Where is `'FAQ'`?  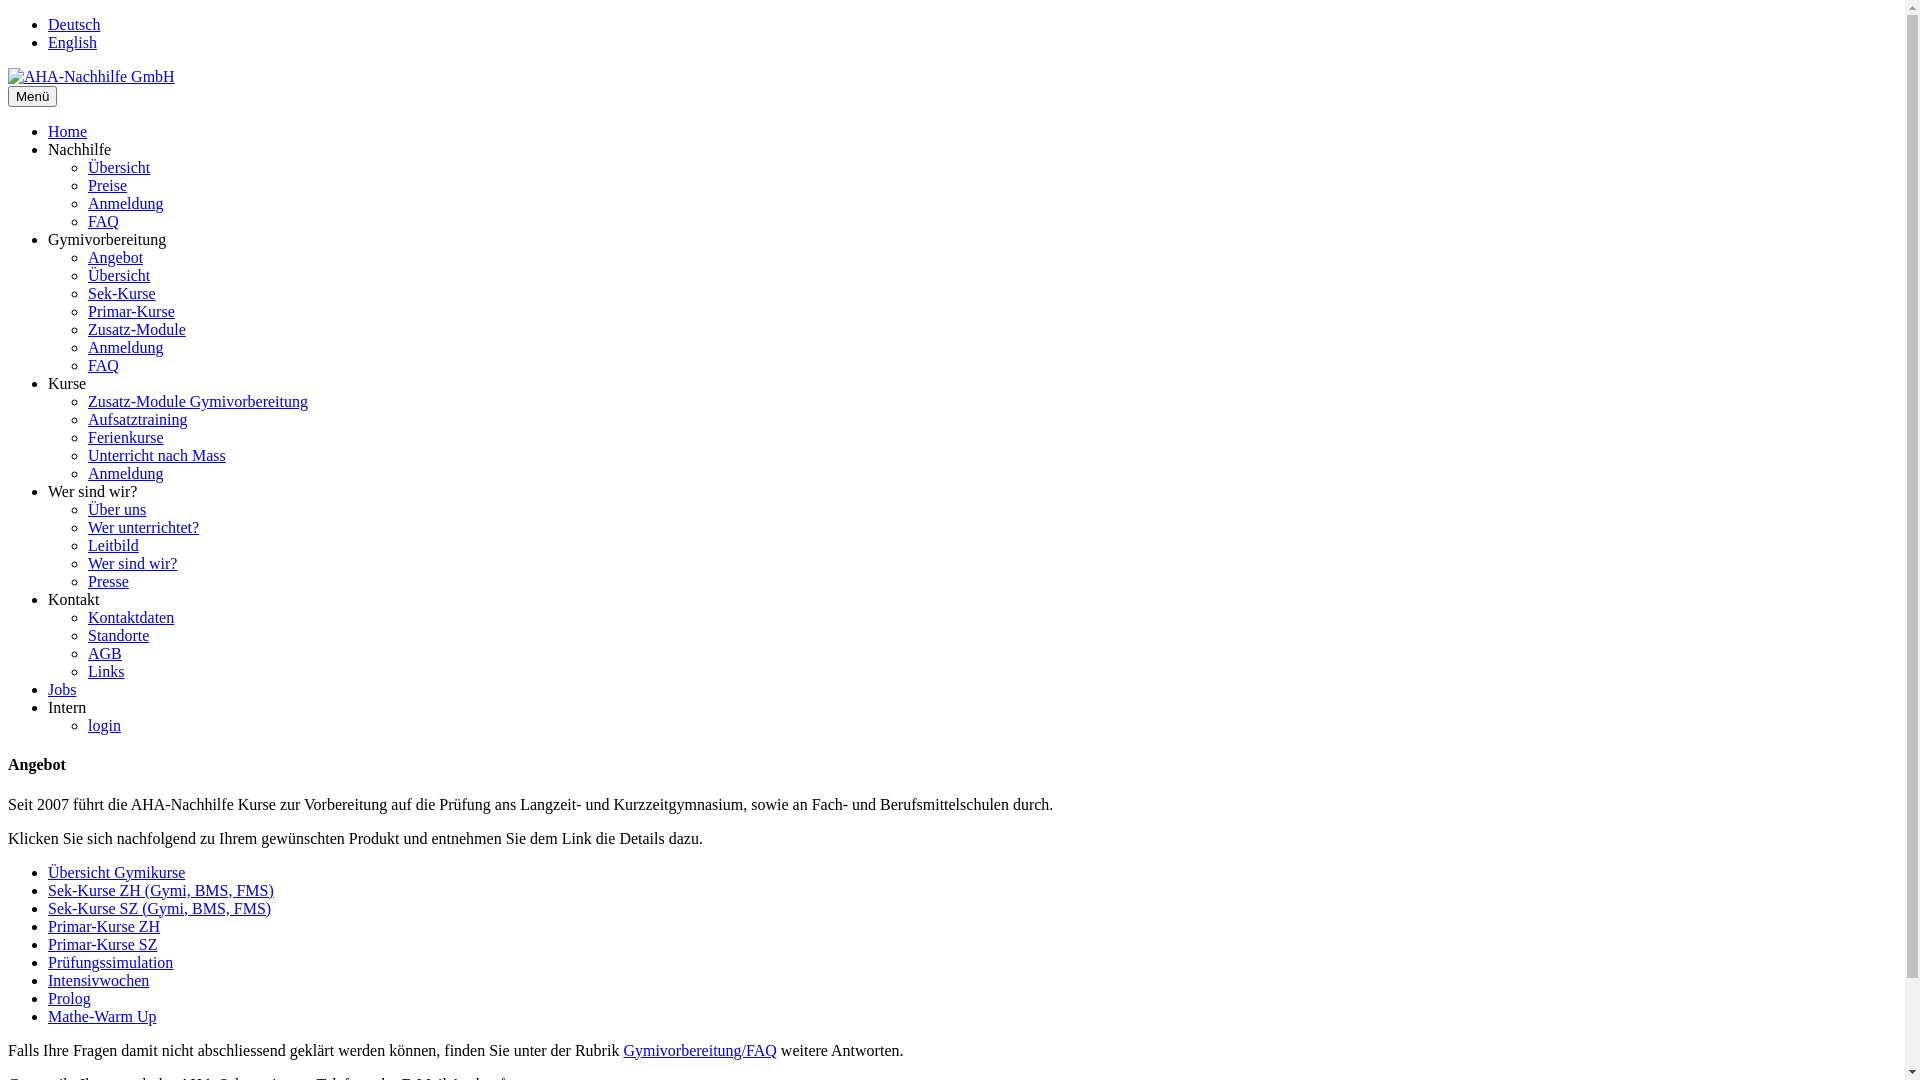
'FAQ' is located at coordinates (102, 365).